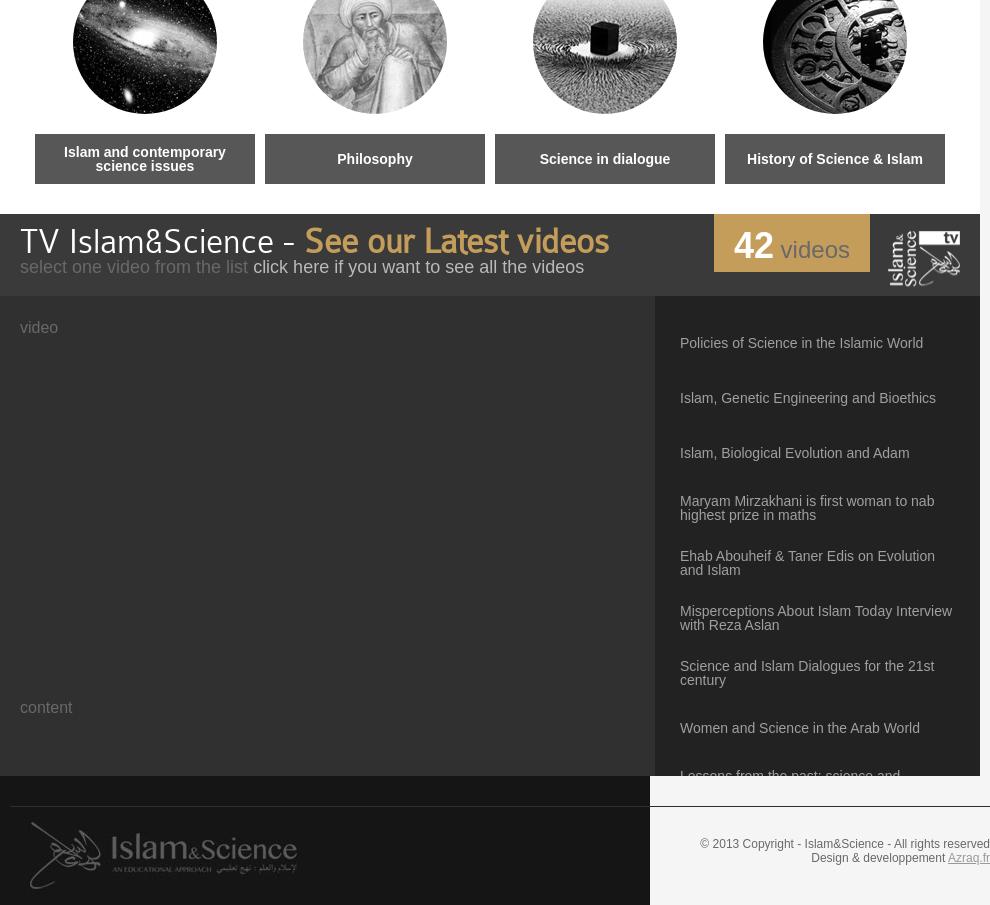 The image size is (990, 905). I want to click on 'Policies of Science in the Islamic World', so click(680, 340).